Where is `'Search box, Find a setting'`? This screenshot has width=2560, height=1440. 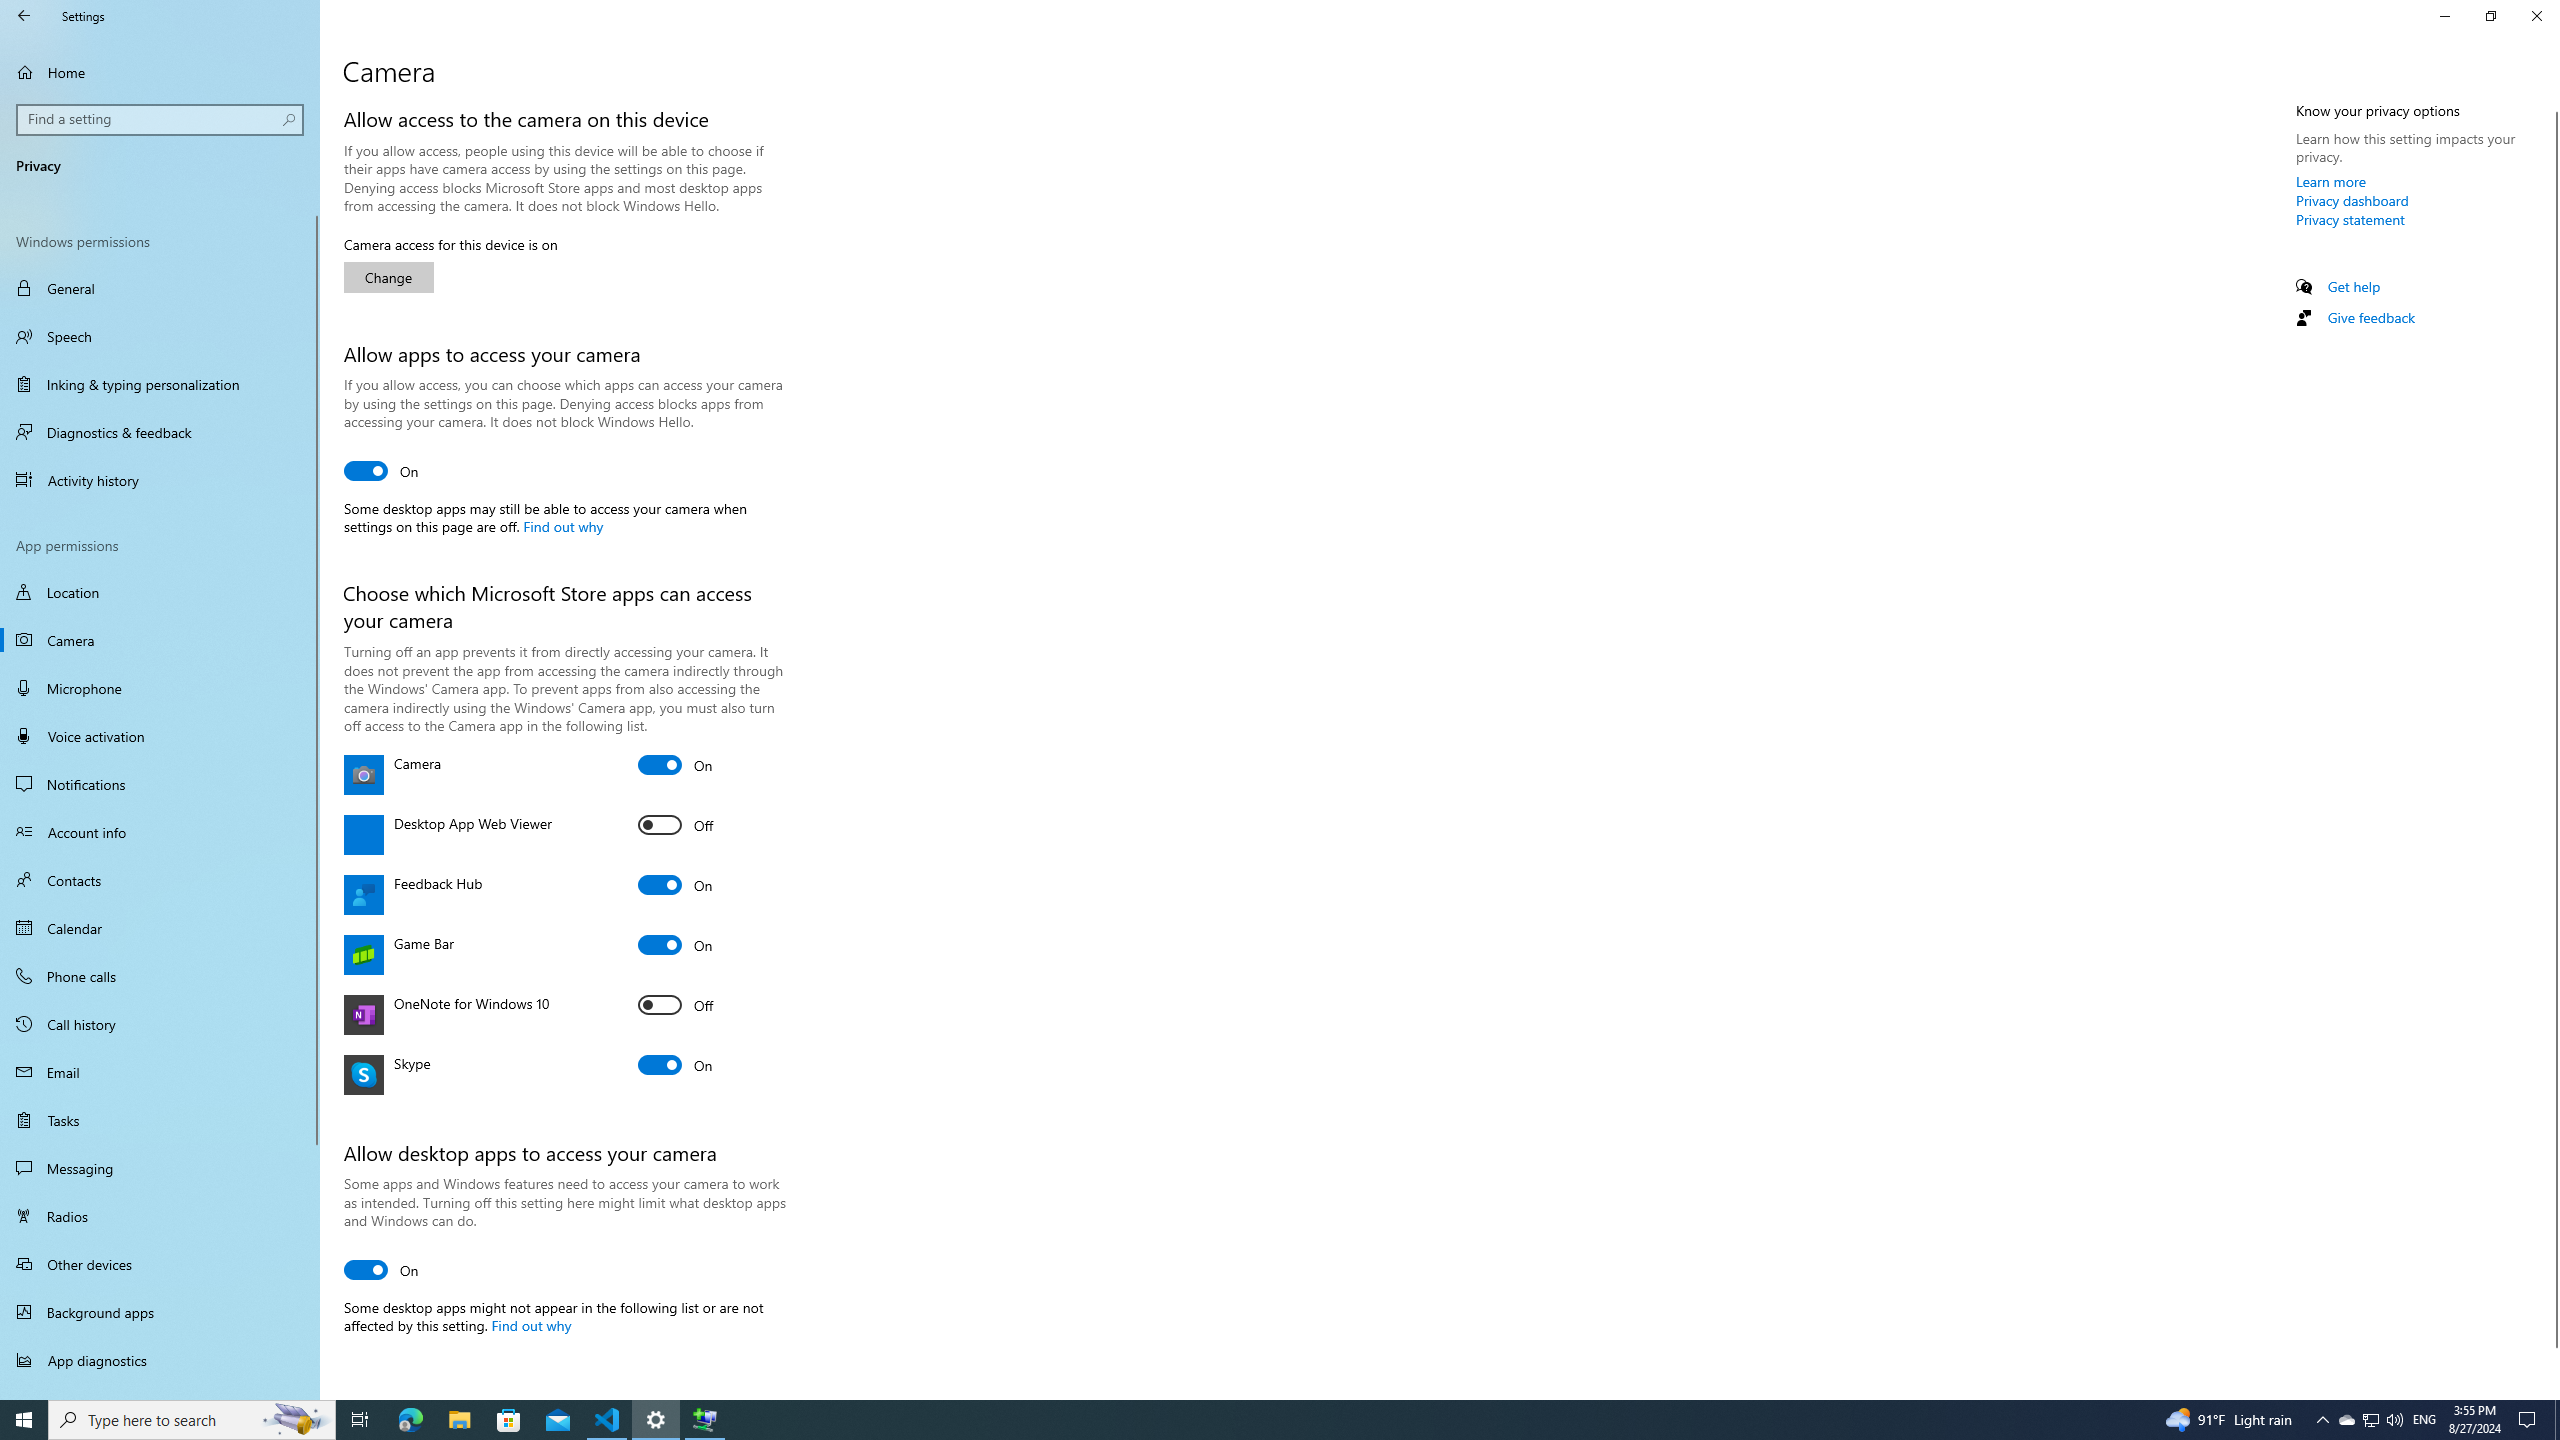
'Search box, Find a setting' is located at coordinates (160, 118).